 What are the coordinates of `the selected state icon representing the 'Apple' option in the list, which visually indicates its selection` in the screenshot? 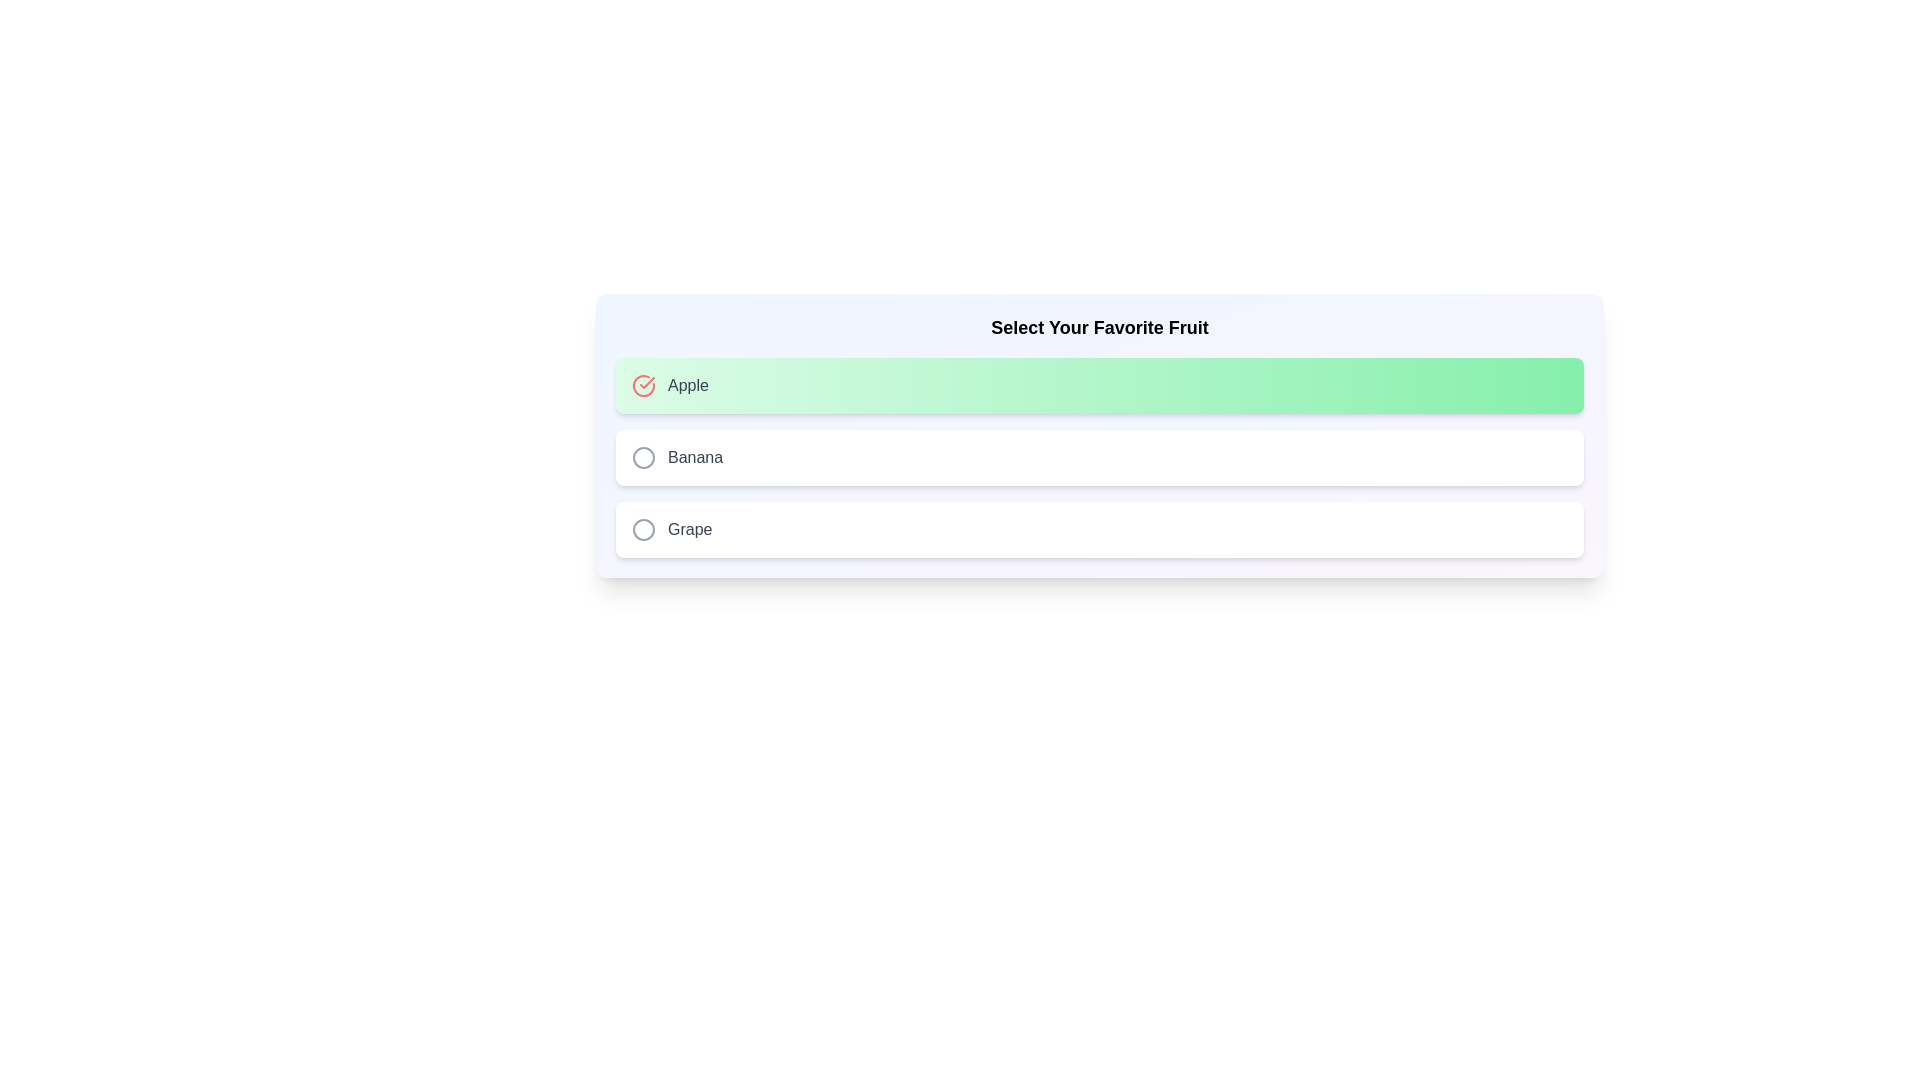 It's located at (643, 385).